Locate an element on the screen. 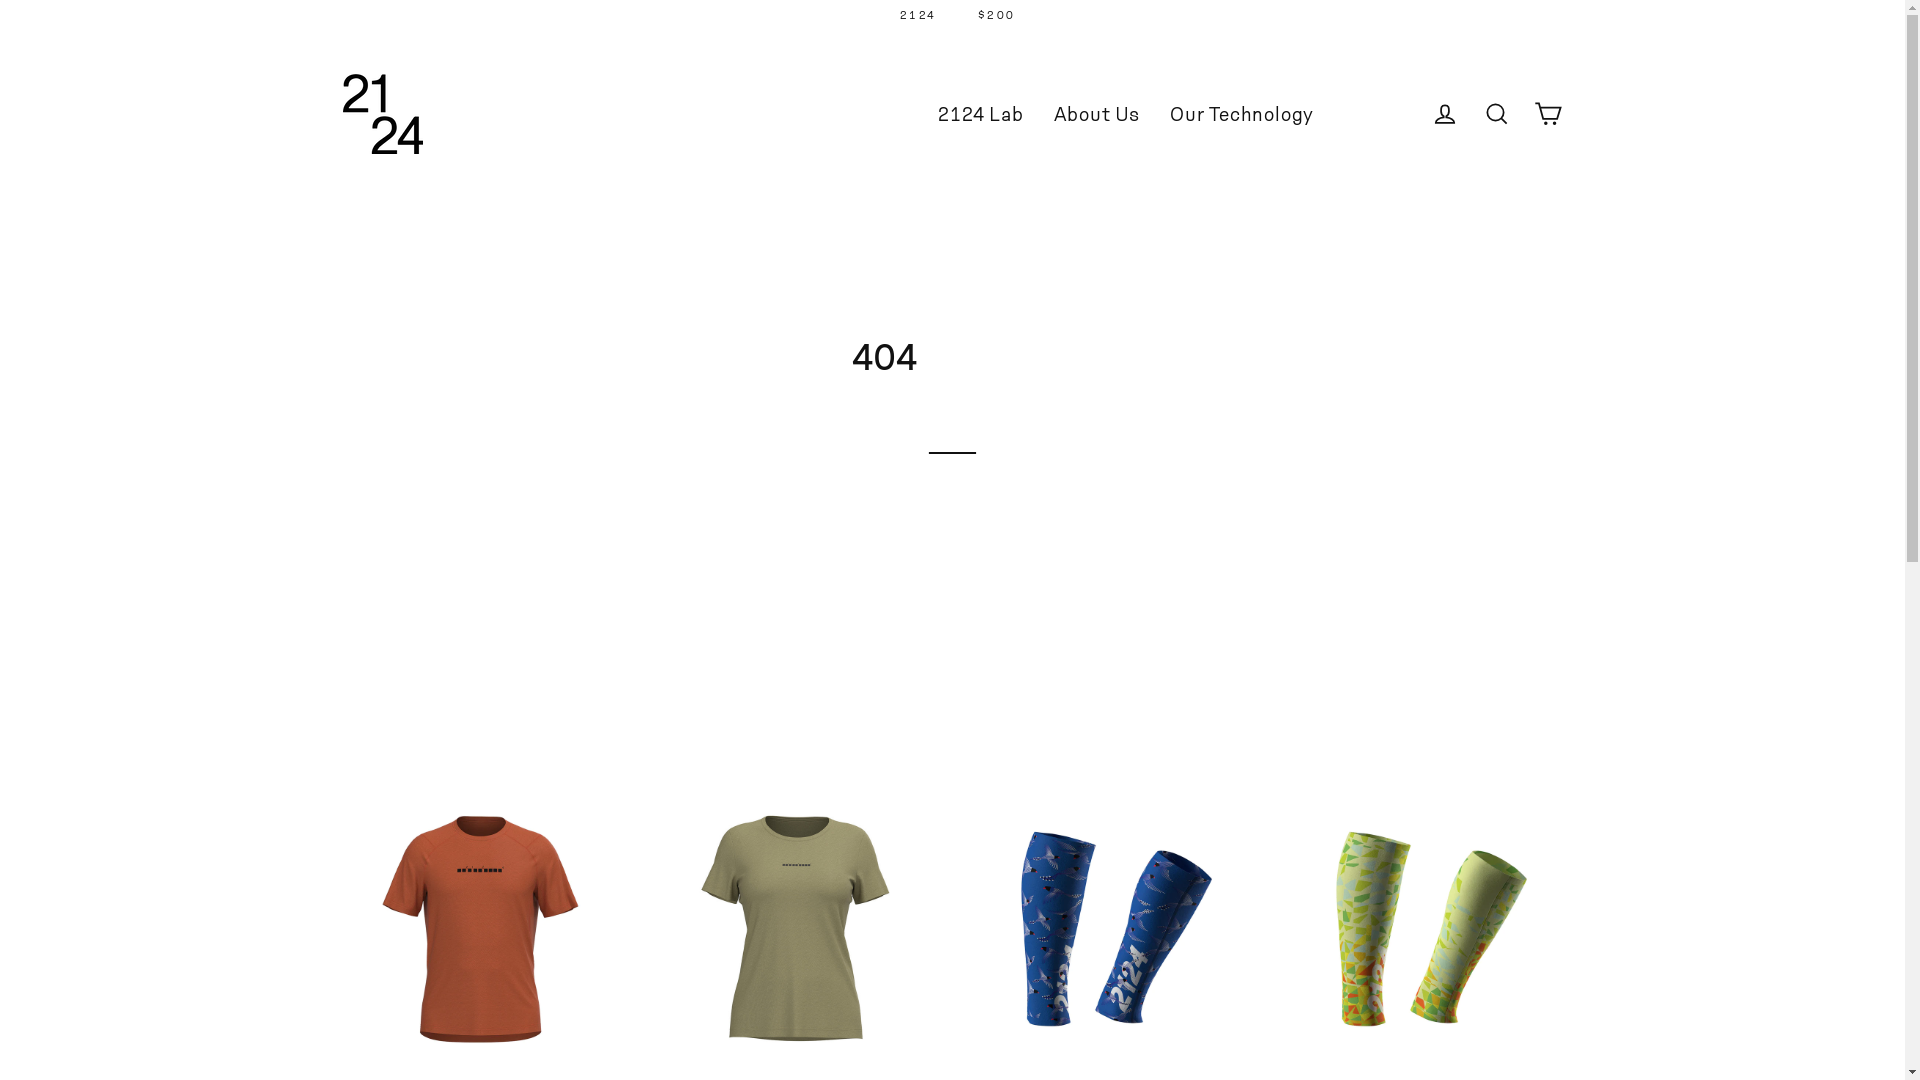  '2124 Lab' is located at coordinates (980, 114).